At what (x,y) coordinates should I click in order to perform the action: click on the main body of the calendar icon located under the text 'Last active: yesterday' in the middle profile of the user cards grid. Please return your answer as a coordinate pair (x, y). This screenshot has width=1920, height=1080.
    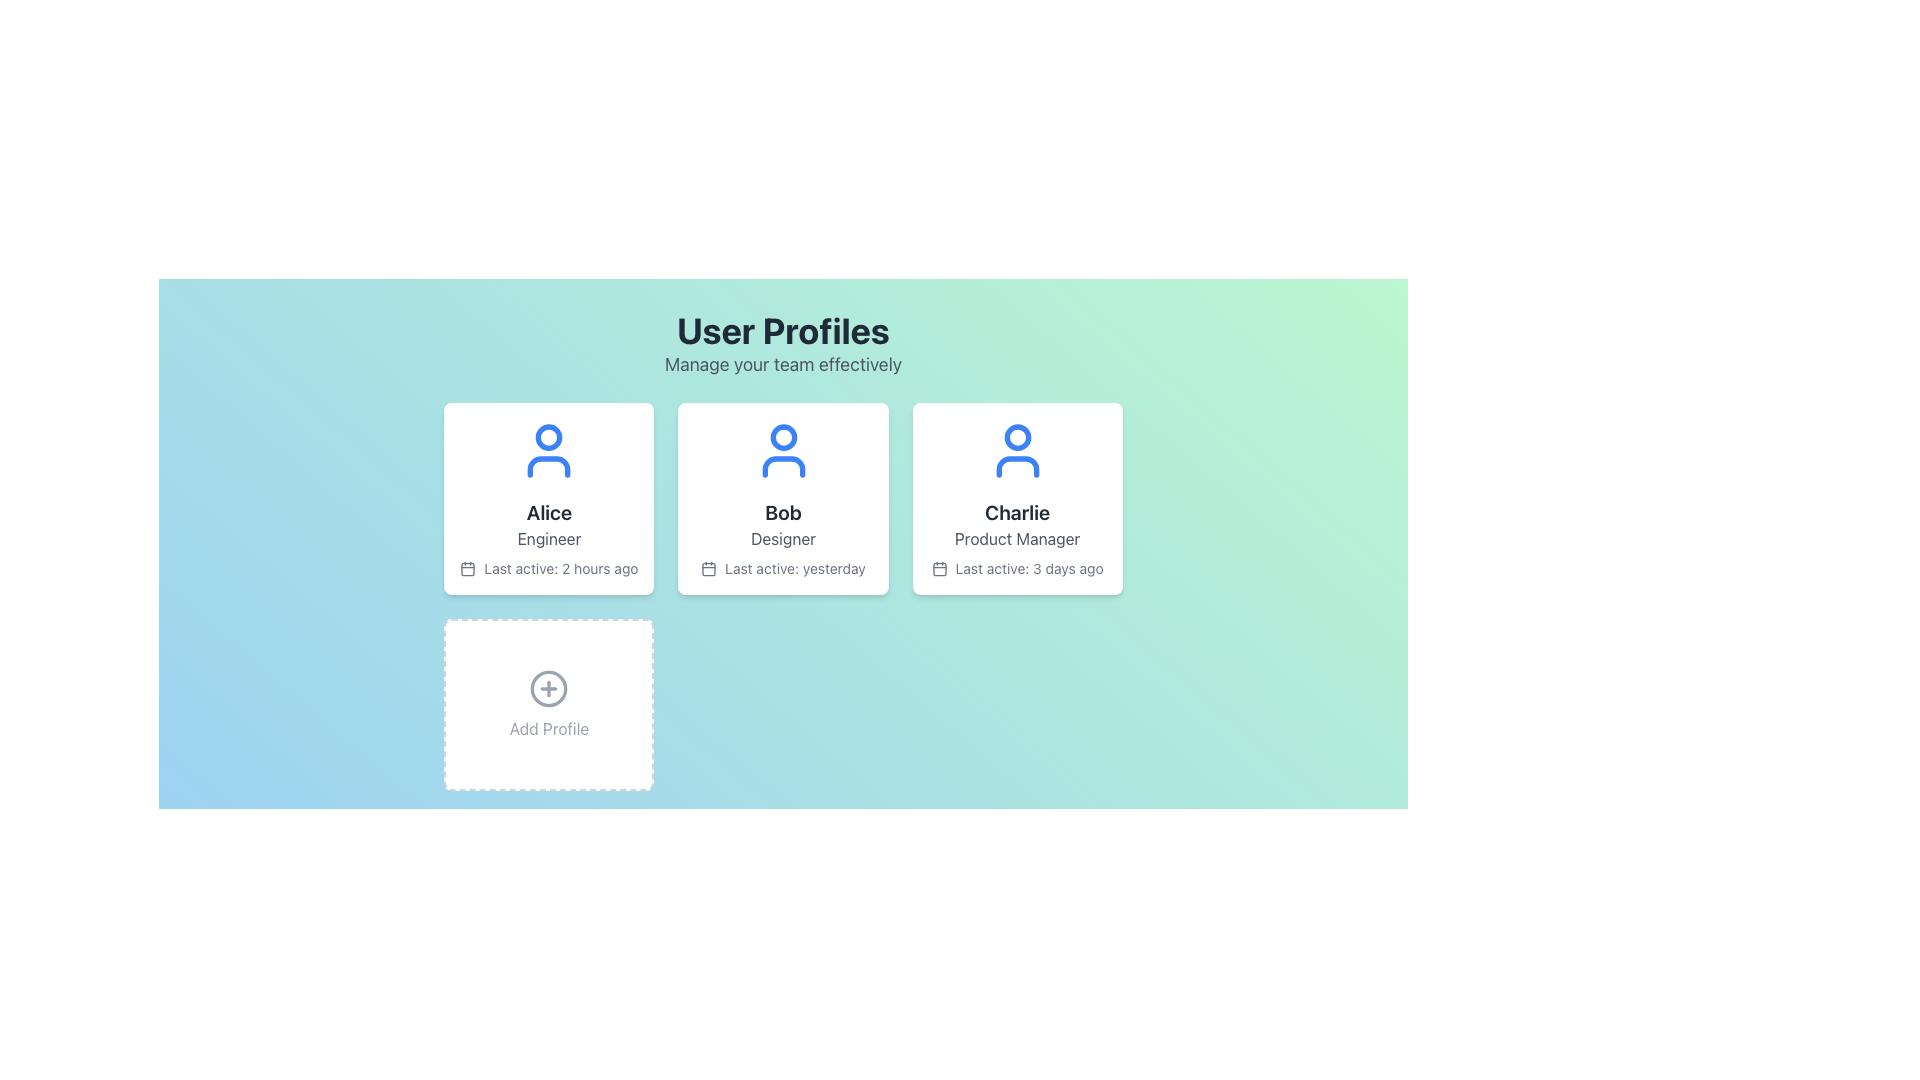
    Looking at the image, I should click on (709, 569).